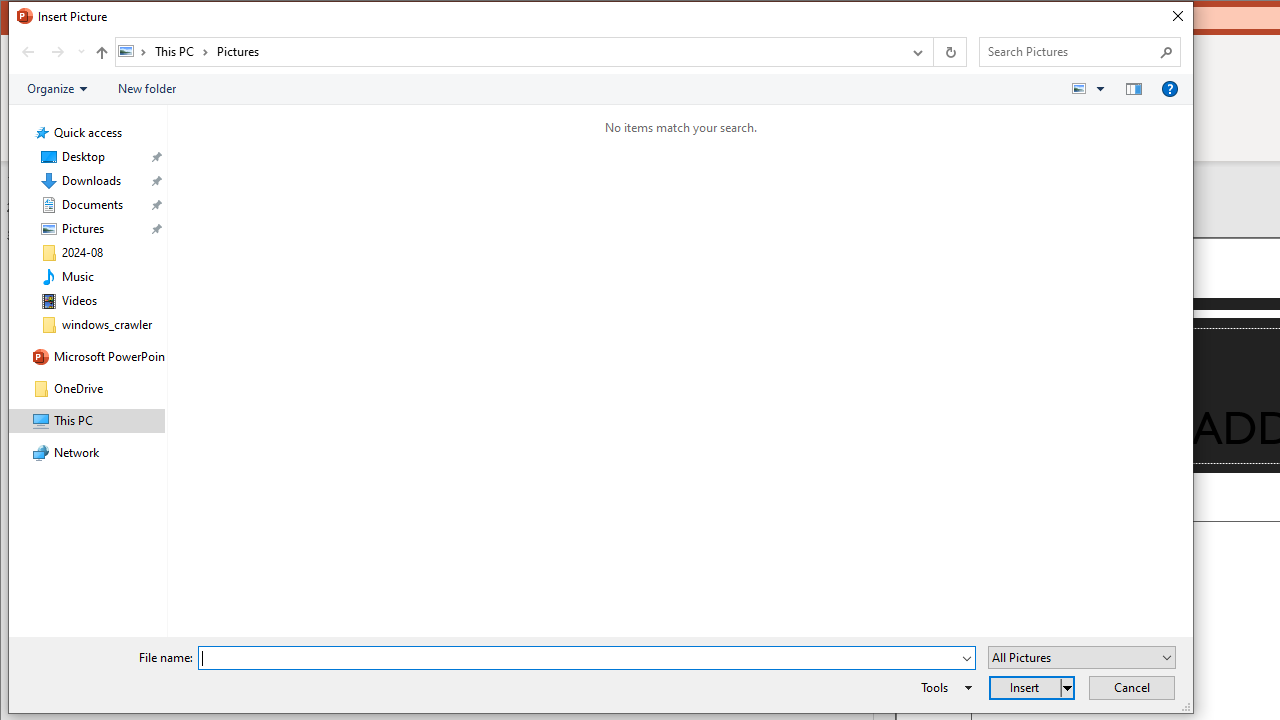 This screenshot has width=1280, height=720. What do you see at coordinates (56, 88) in the screenshot?
I see `'Organize'` at bounding box center [56, 88].